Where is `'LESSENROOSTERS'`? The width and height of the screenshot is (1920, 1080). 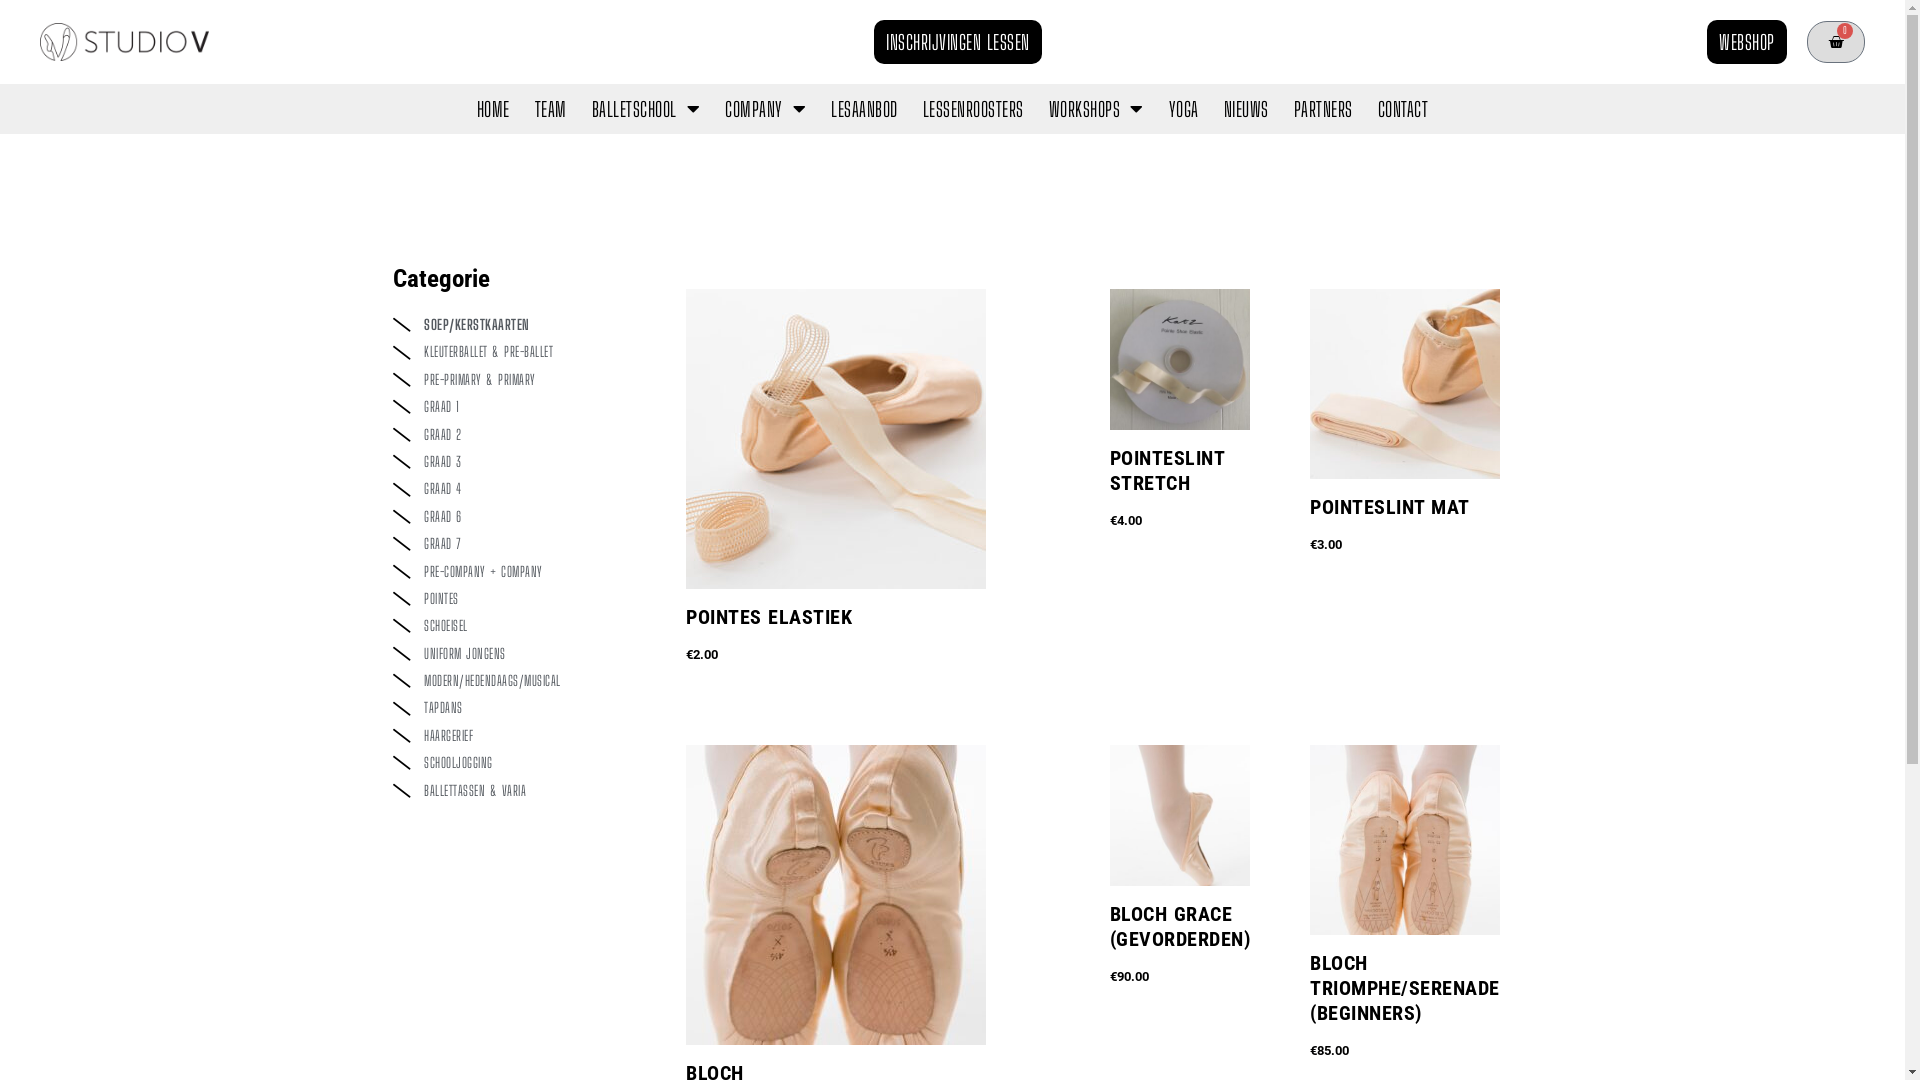 'LESSENROOSTERS' is located at coordinates (973, 108).